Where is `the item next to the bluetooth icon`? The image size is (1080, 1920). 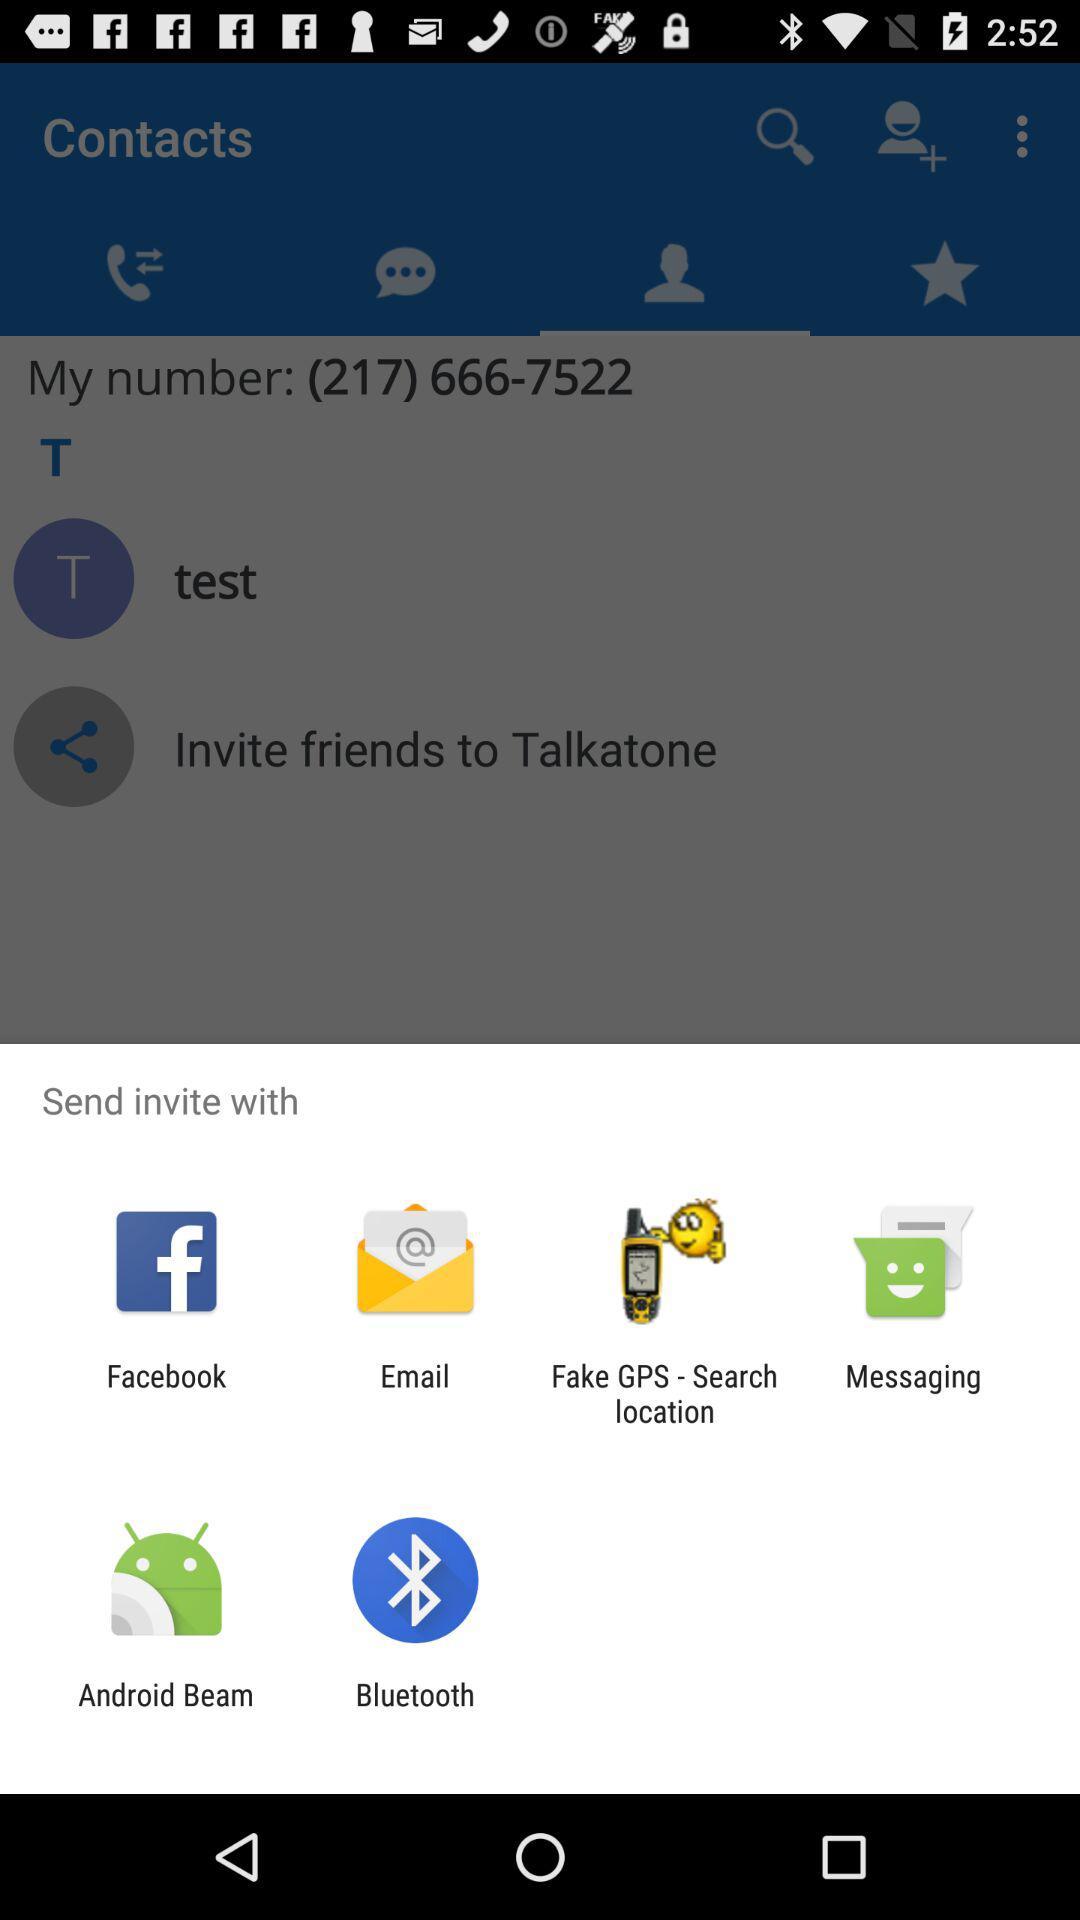
the item next to the bluetooth icon is located at coordinates (165, 1711).